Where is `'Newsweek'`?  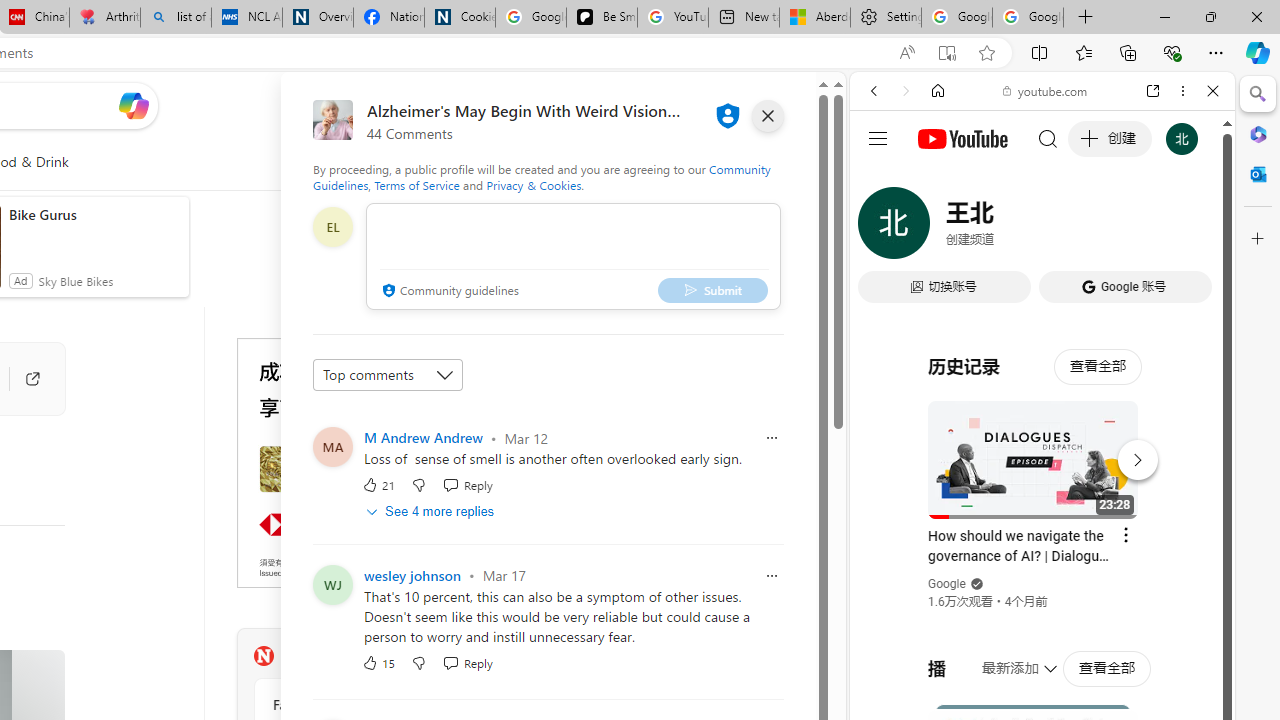 'Newsweek' is located at coordinates (262, 655).